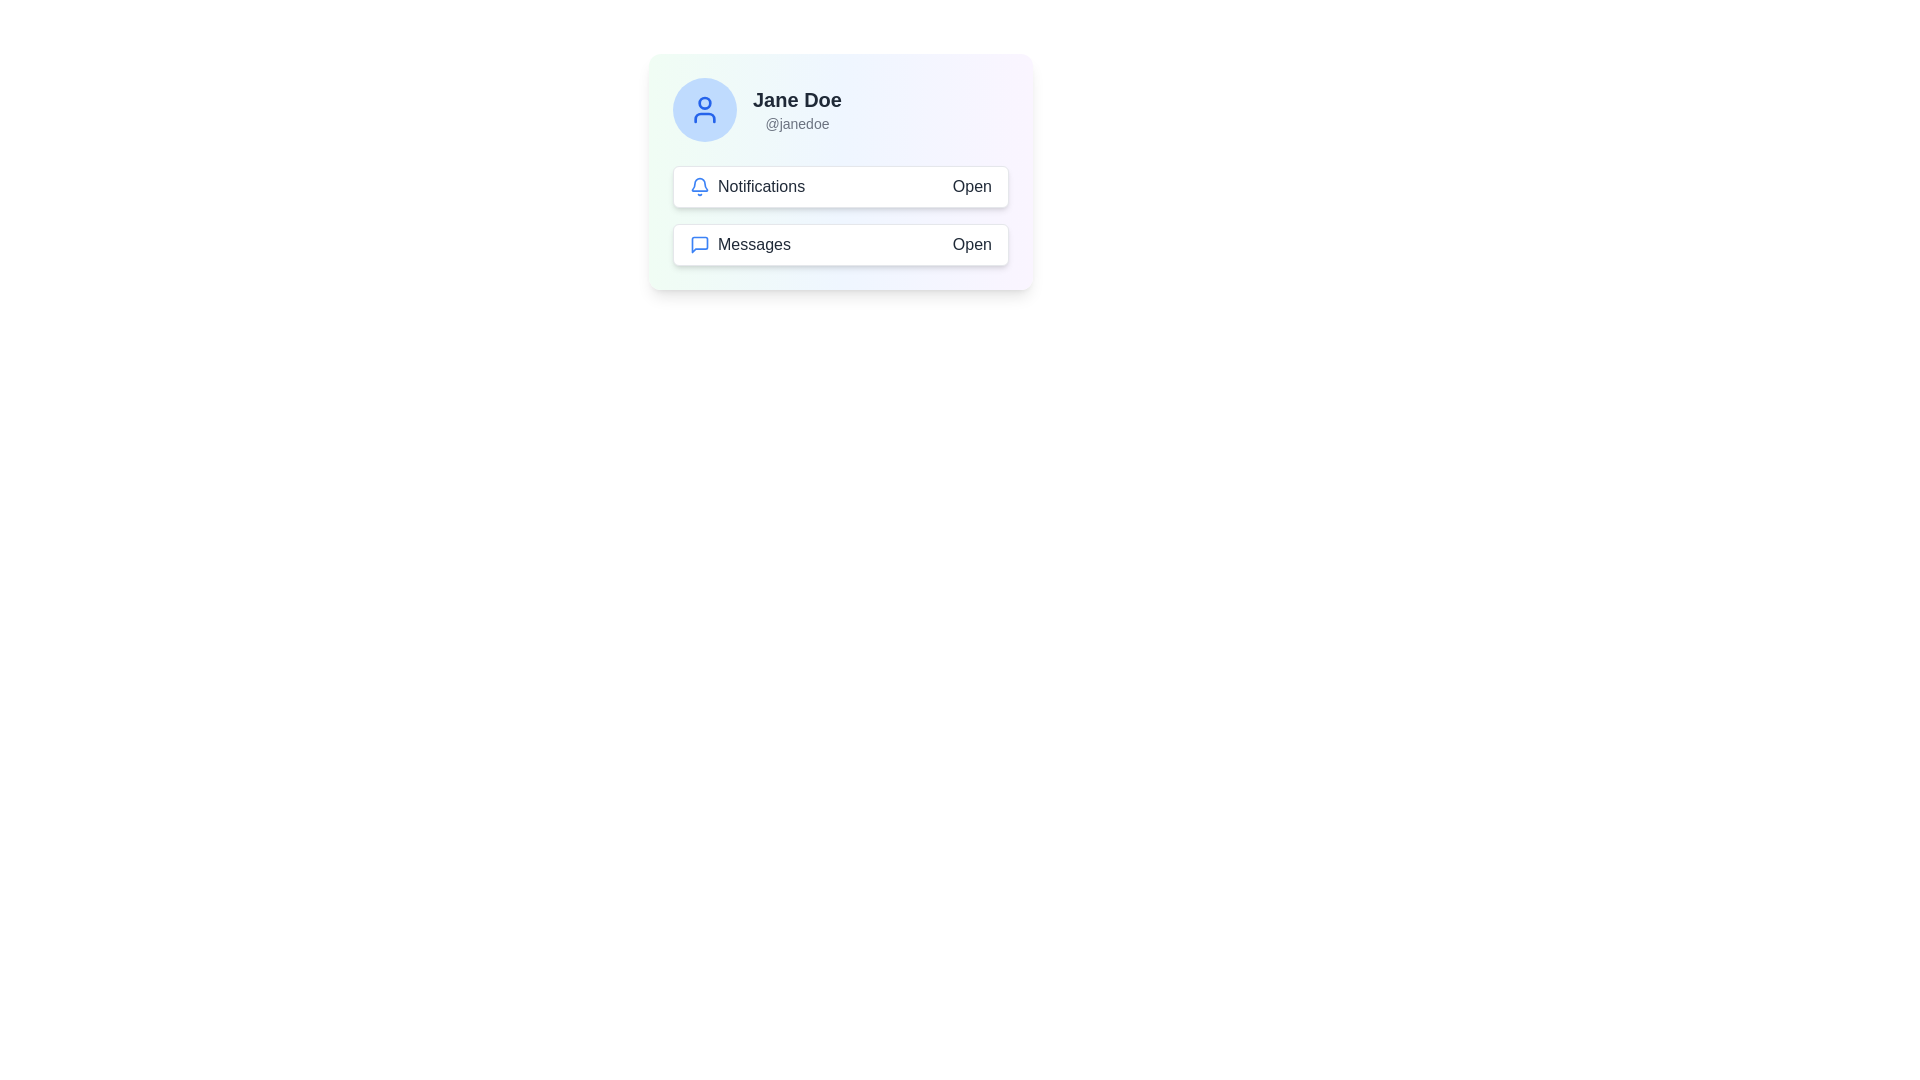 The width and height of the screenshot is (1920, 1080). I want to click on the avatar icon located within the circular background area in the top left of the card, so click(705, 110).